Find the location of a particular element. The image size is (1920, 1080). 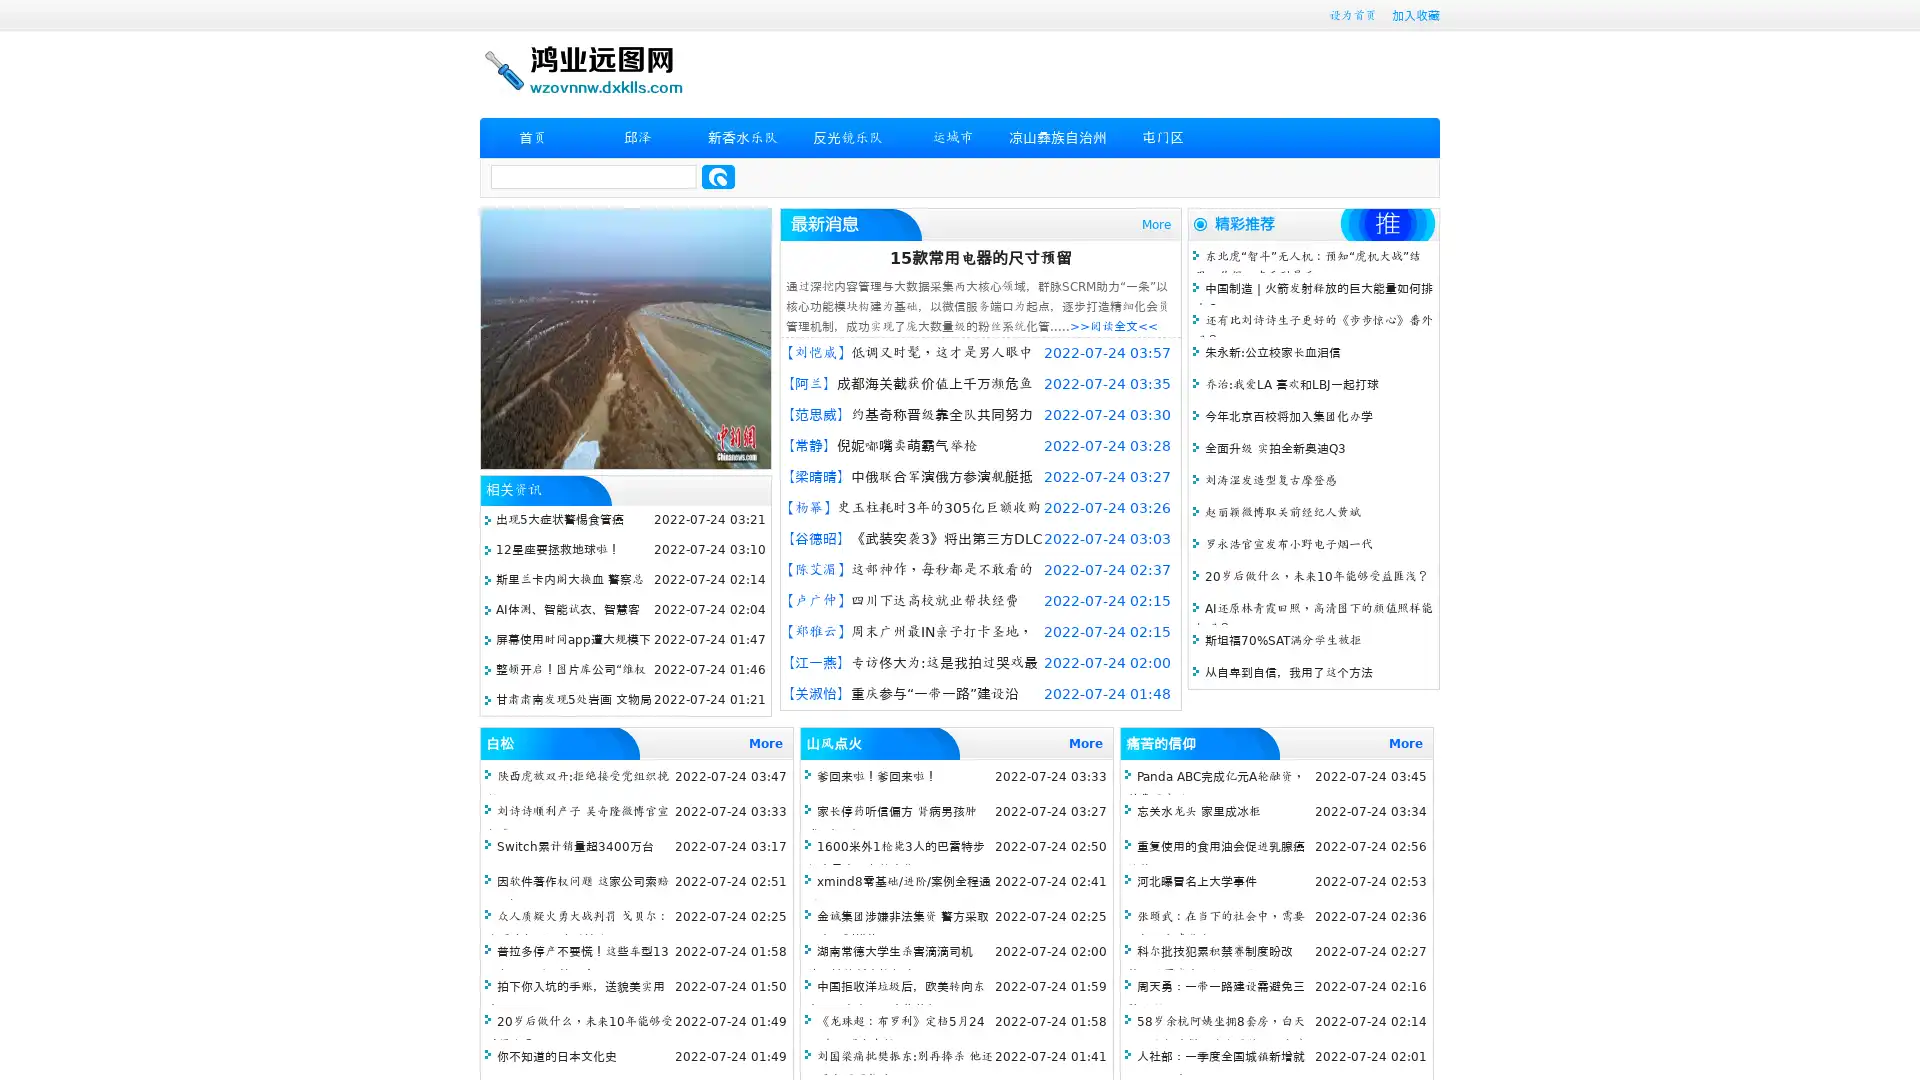

Search is located at coordinates (718, 176).